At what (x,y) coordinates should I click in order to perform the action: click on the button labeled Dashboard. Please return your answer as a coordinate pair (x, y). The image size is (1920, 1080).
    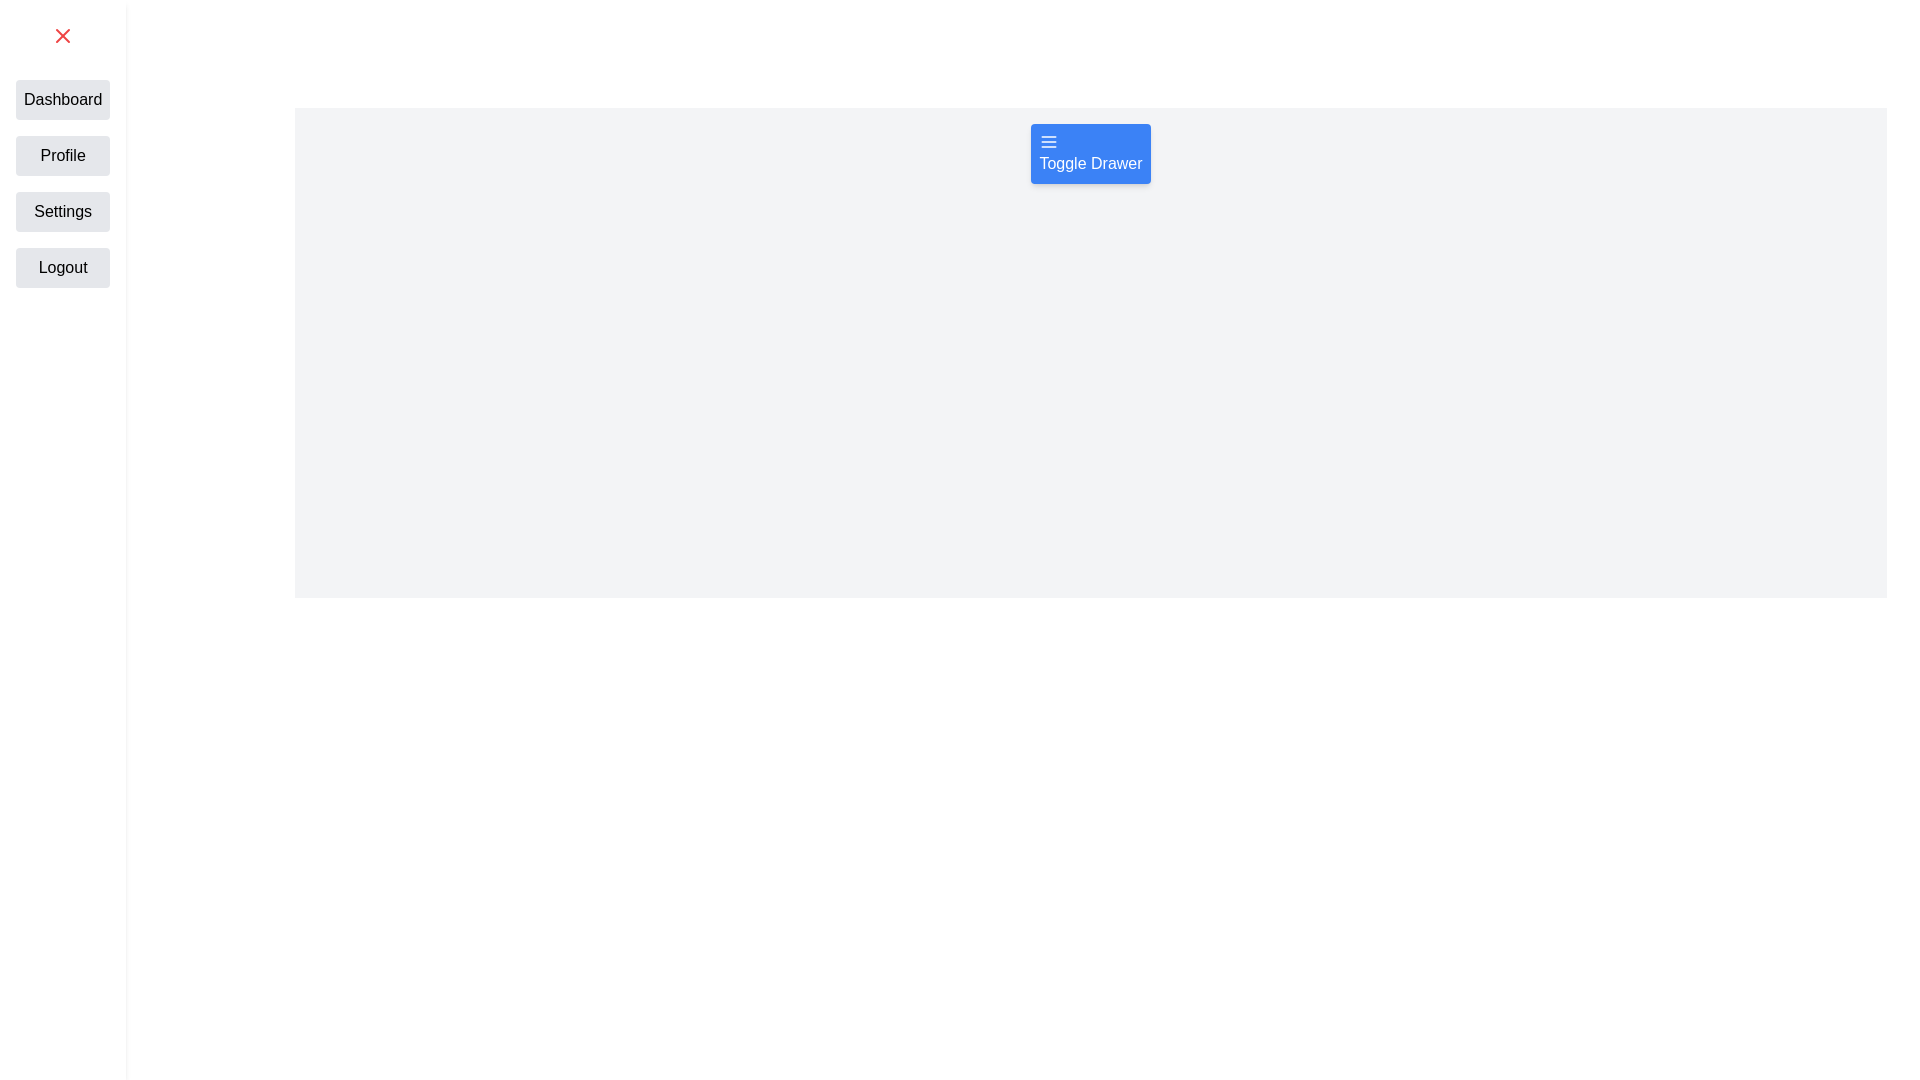
    Looking at the image, I should click on (62, 100).